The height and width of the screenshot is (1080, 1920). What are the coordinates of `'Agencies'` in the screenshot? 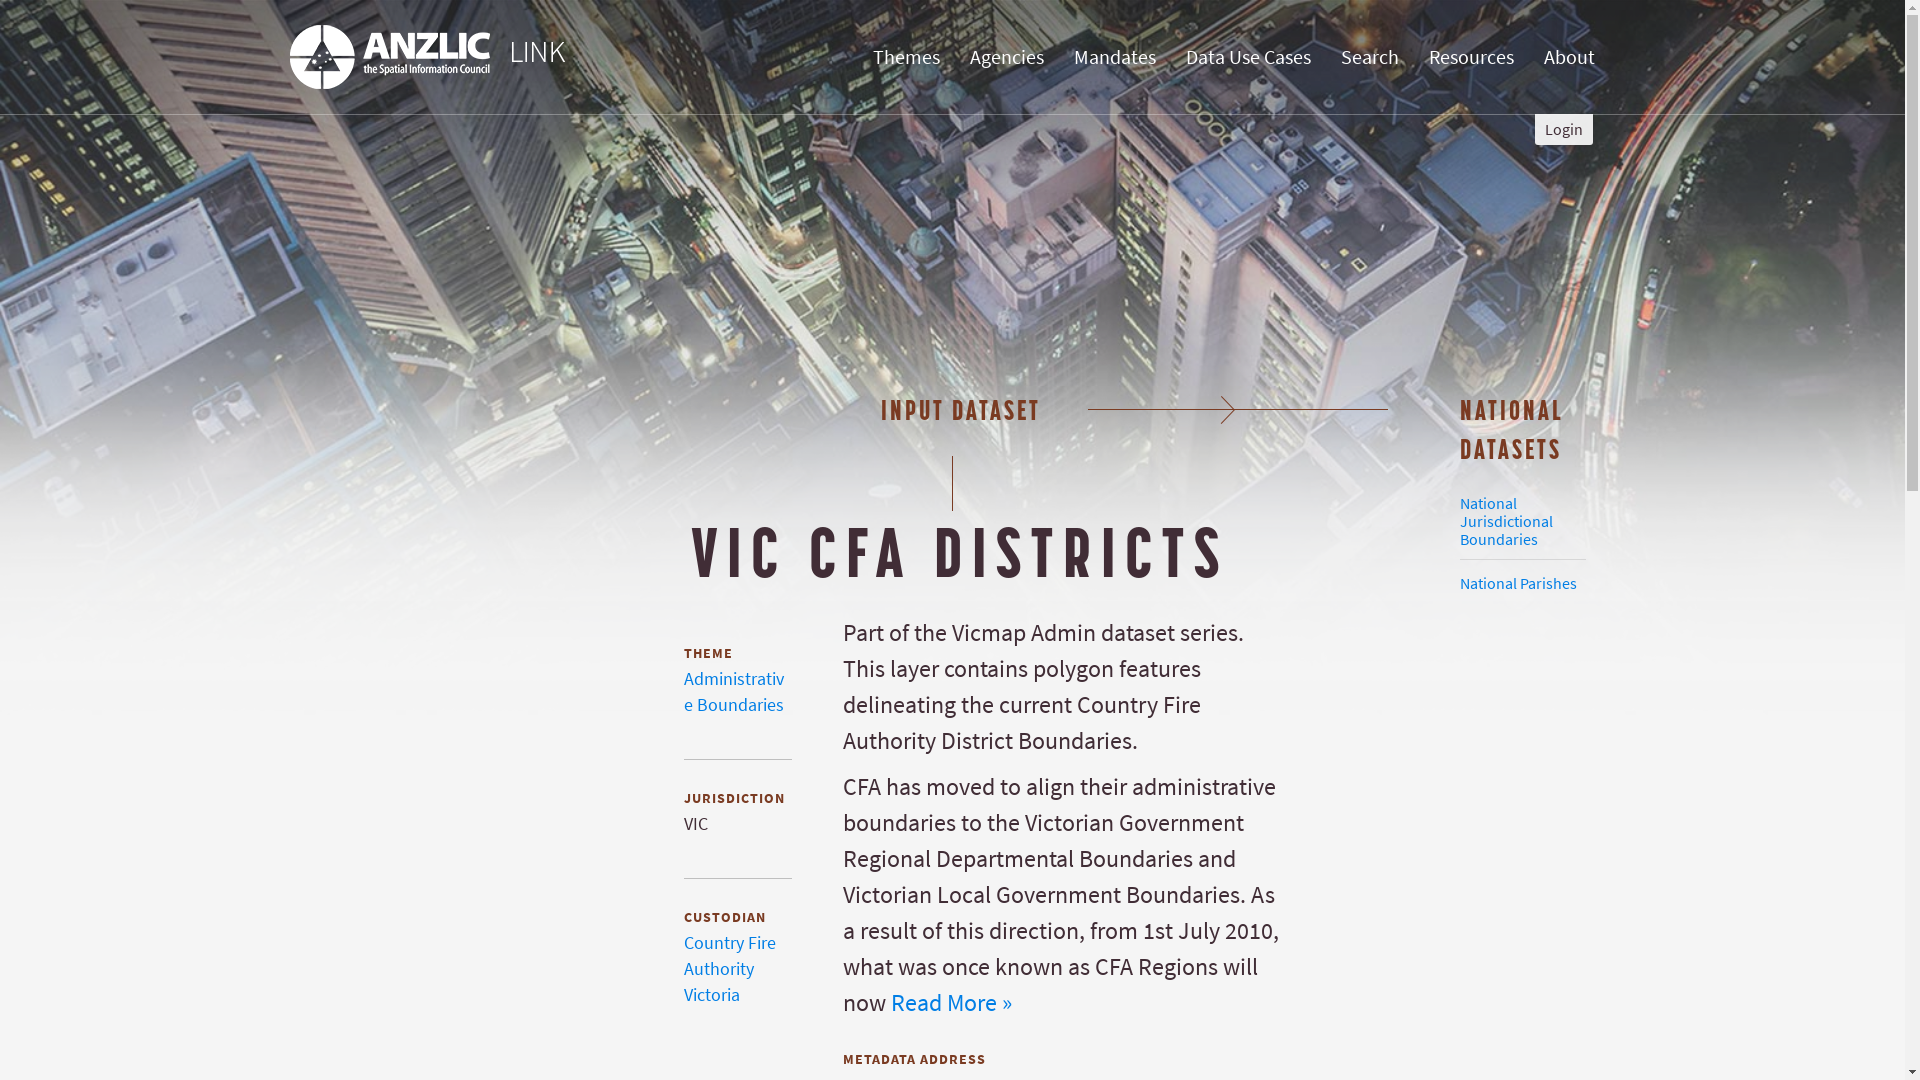 It's located at (1007, 56).